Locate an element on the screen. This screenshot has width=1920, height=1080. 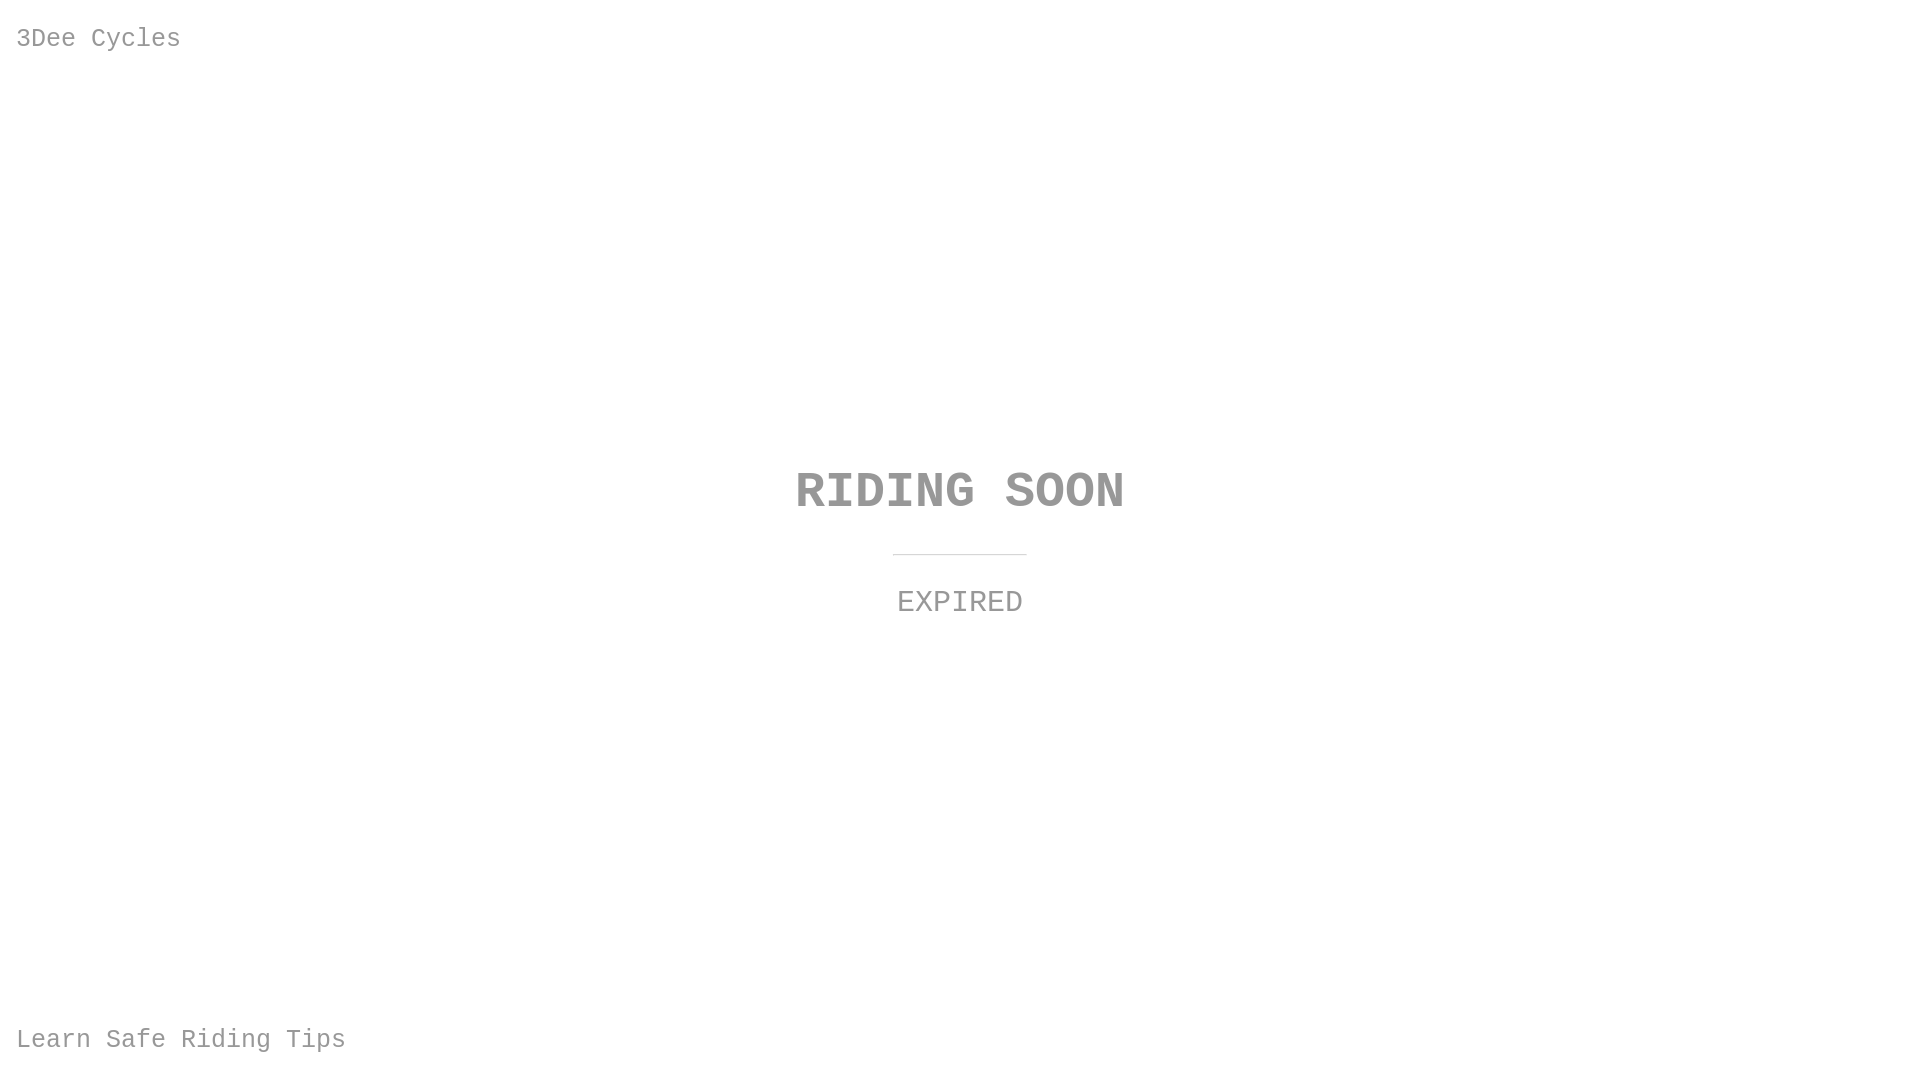
'Learn Safe Riding Tips' is located at coordinates (181, 1039).